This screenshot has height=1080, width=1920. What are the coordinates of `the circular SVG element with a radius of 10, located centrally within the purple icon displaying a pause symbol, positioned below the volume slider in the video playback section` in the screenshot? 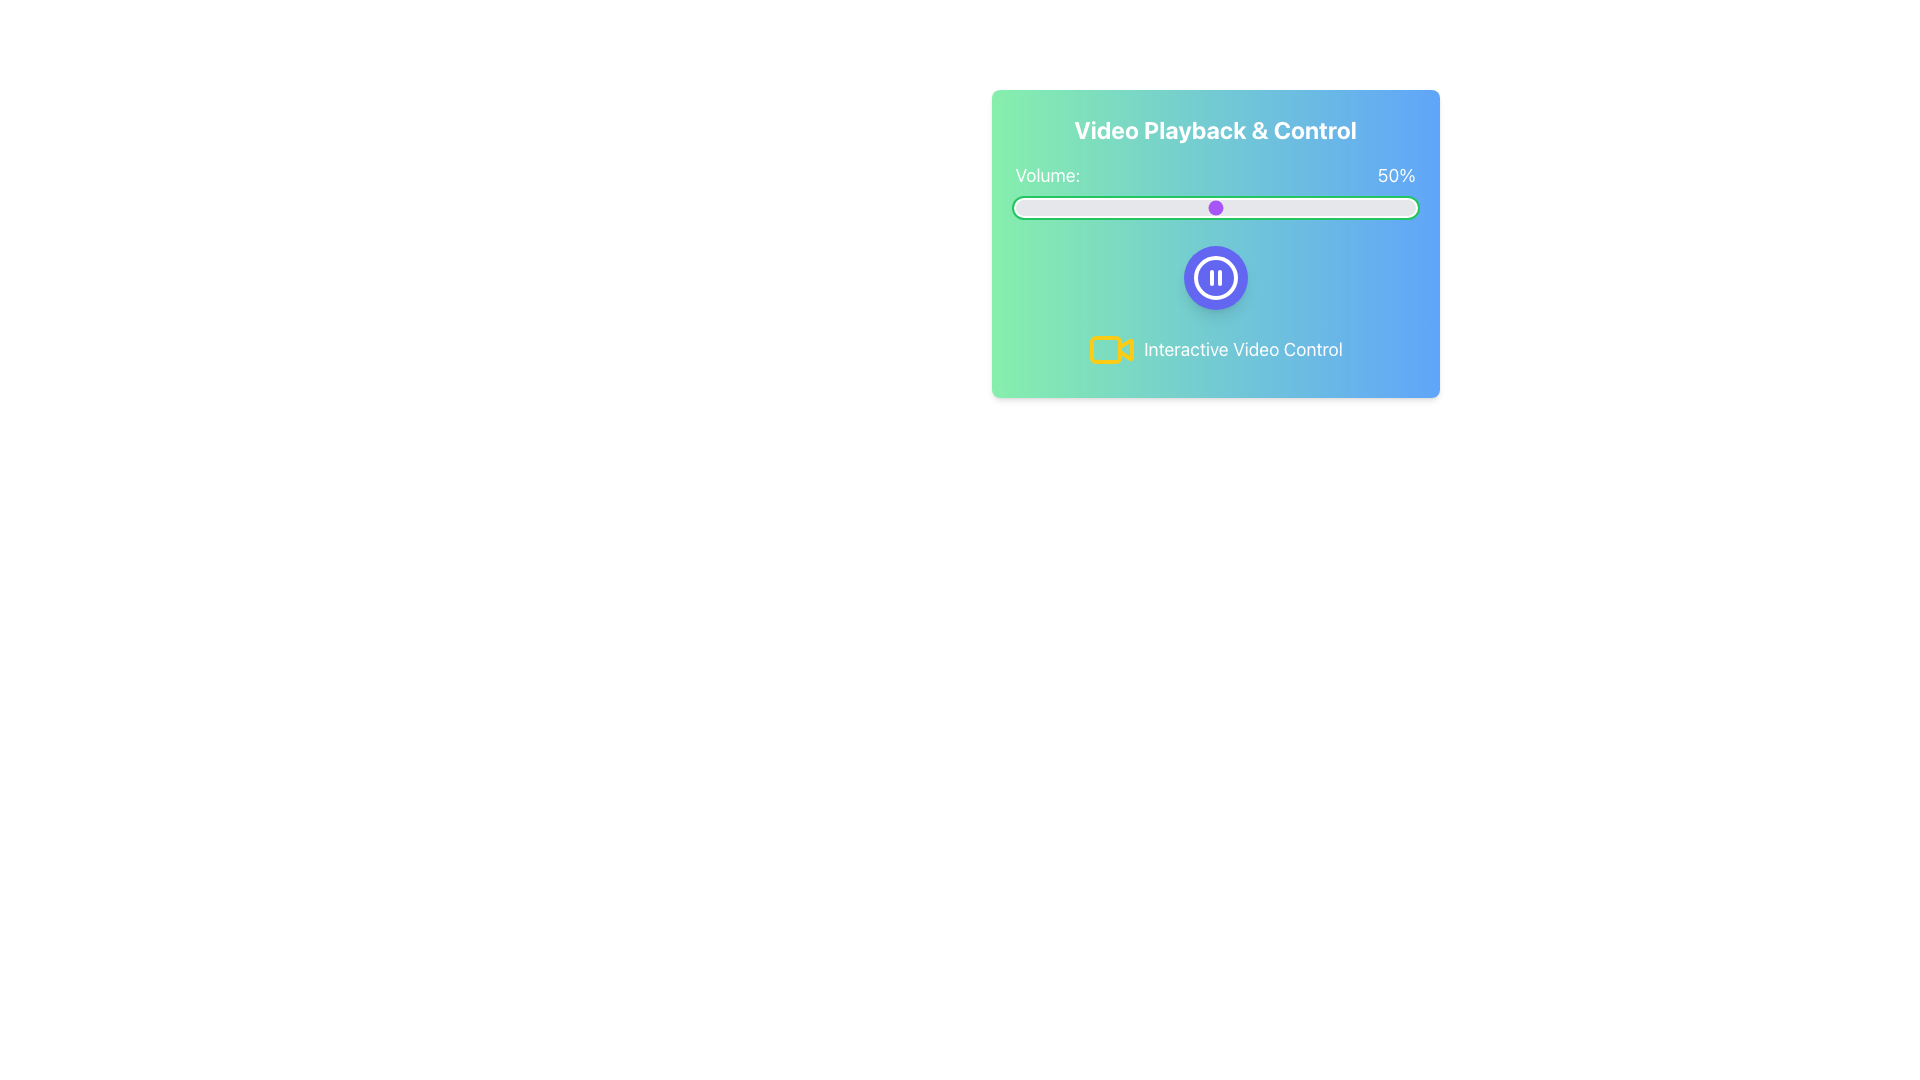 It's located at (1214, 277).